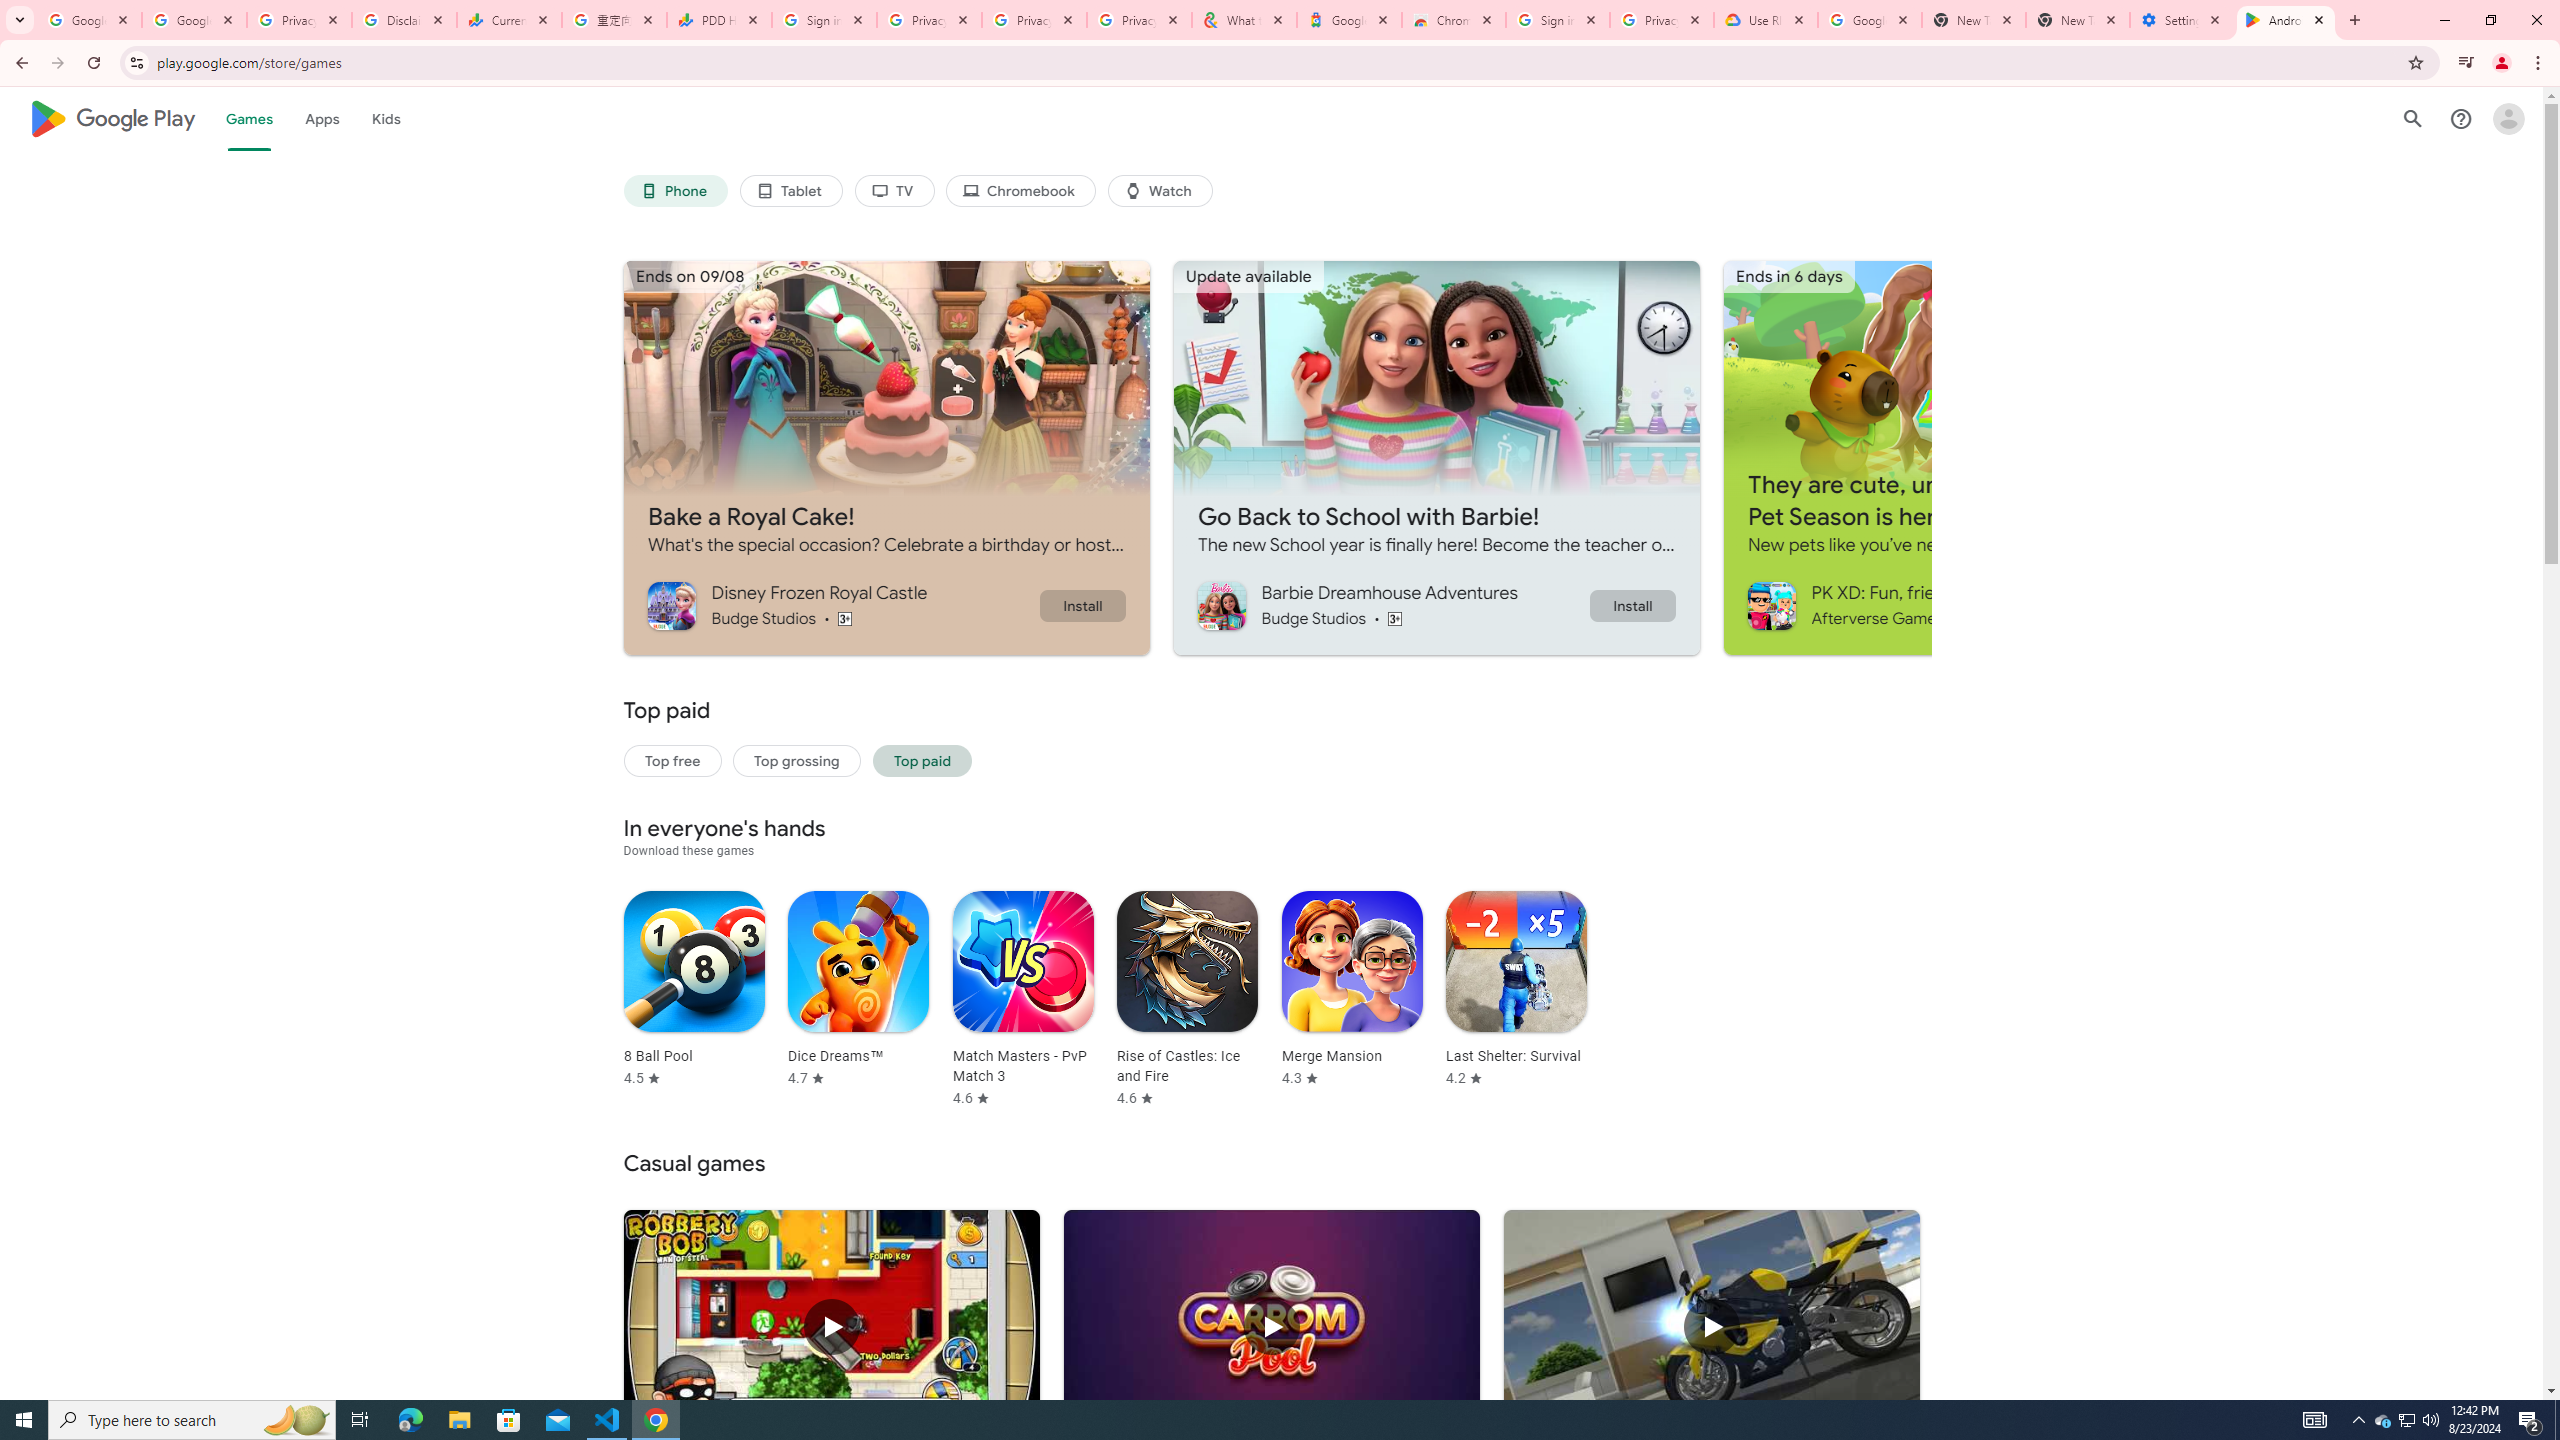  I want to click on 'Play Robbery Bob - King of Sneak', so click(831, 1326).